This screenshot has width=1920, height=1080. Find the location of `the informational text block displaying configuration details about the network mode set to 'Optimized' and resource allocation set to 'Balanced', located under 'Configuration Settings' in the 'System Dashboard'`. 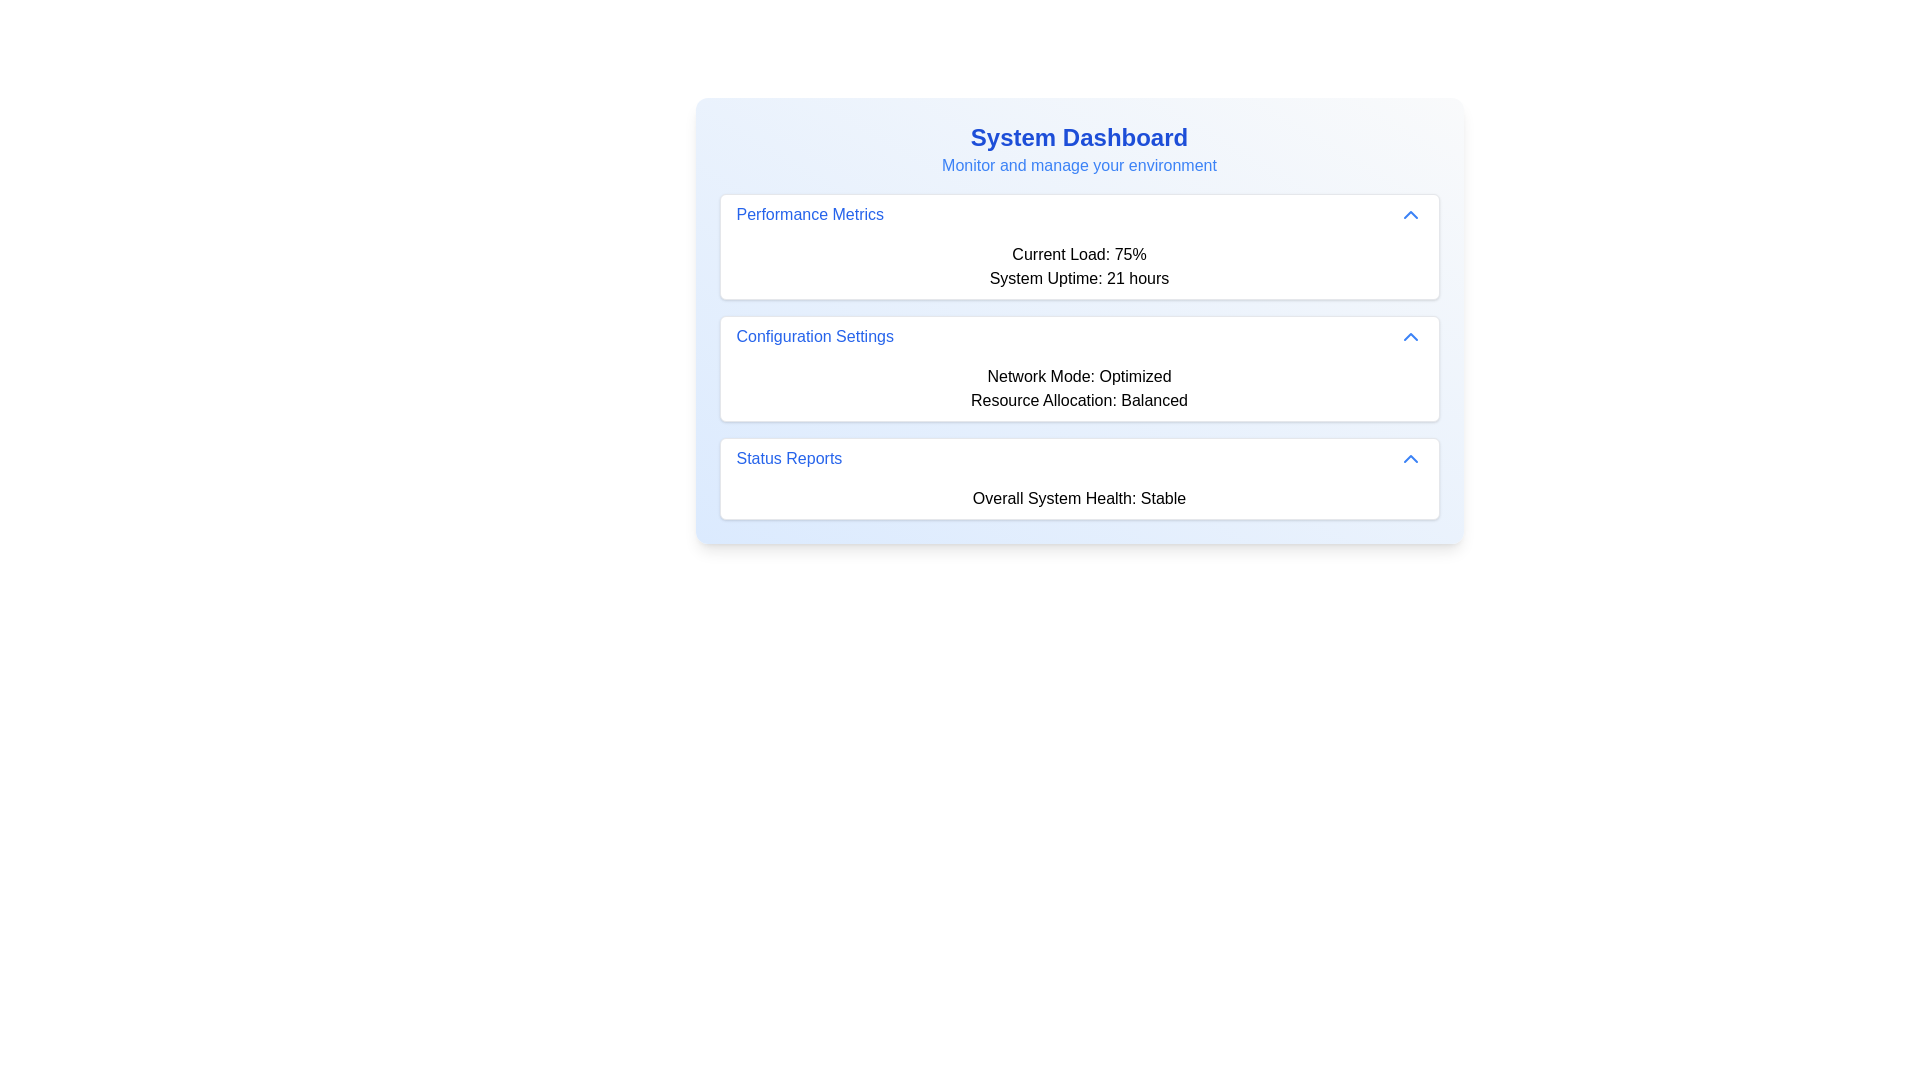

the informational text block displaying configuration details about the network mode set to 'Optimized' and resource allocation set to 'Balanced', located under 'Configuration Settings' in the 'System Dashboard' is located at coordinates (1078, 389).